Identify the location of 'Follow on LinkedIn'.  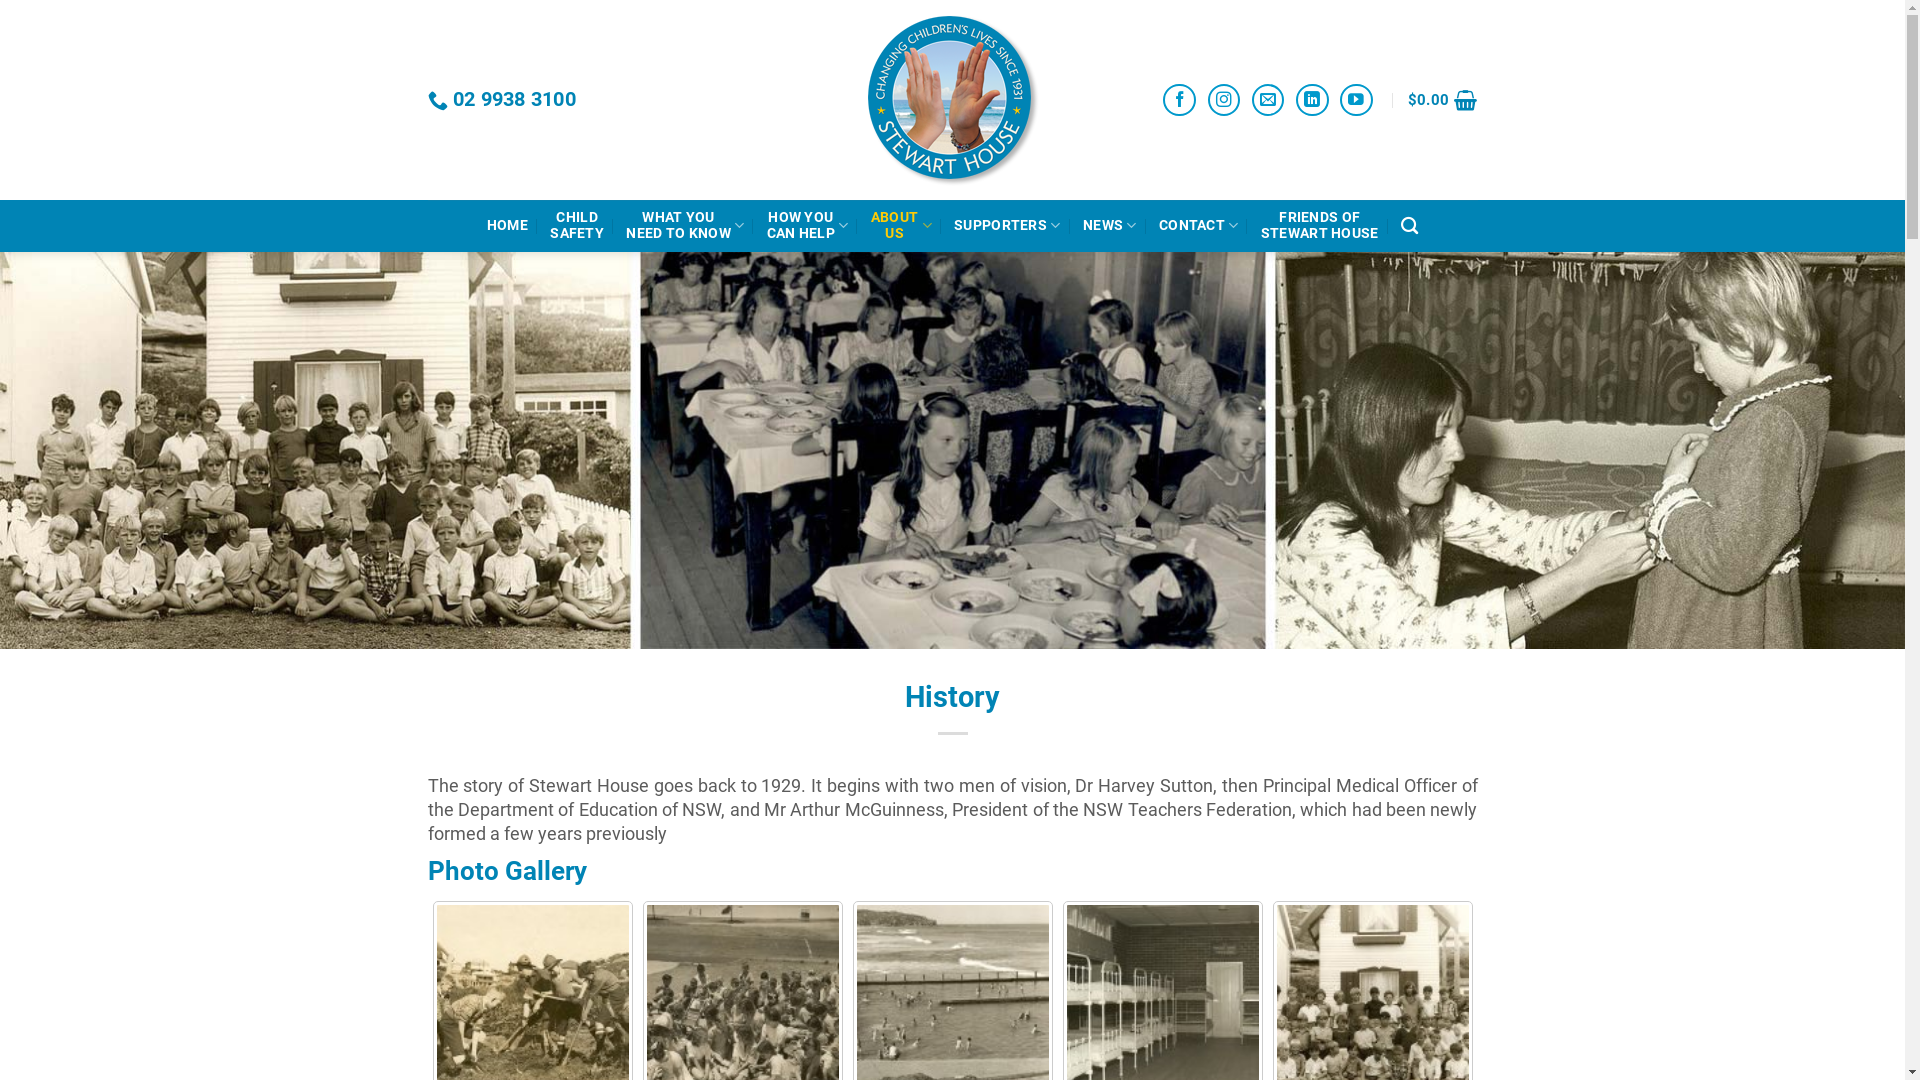
(1296, 100).